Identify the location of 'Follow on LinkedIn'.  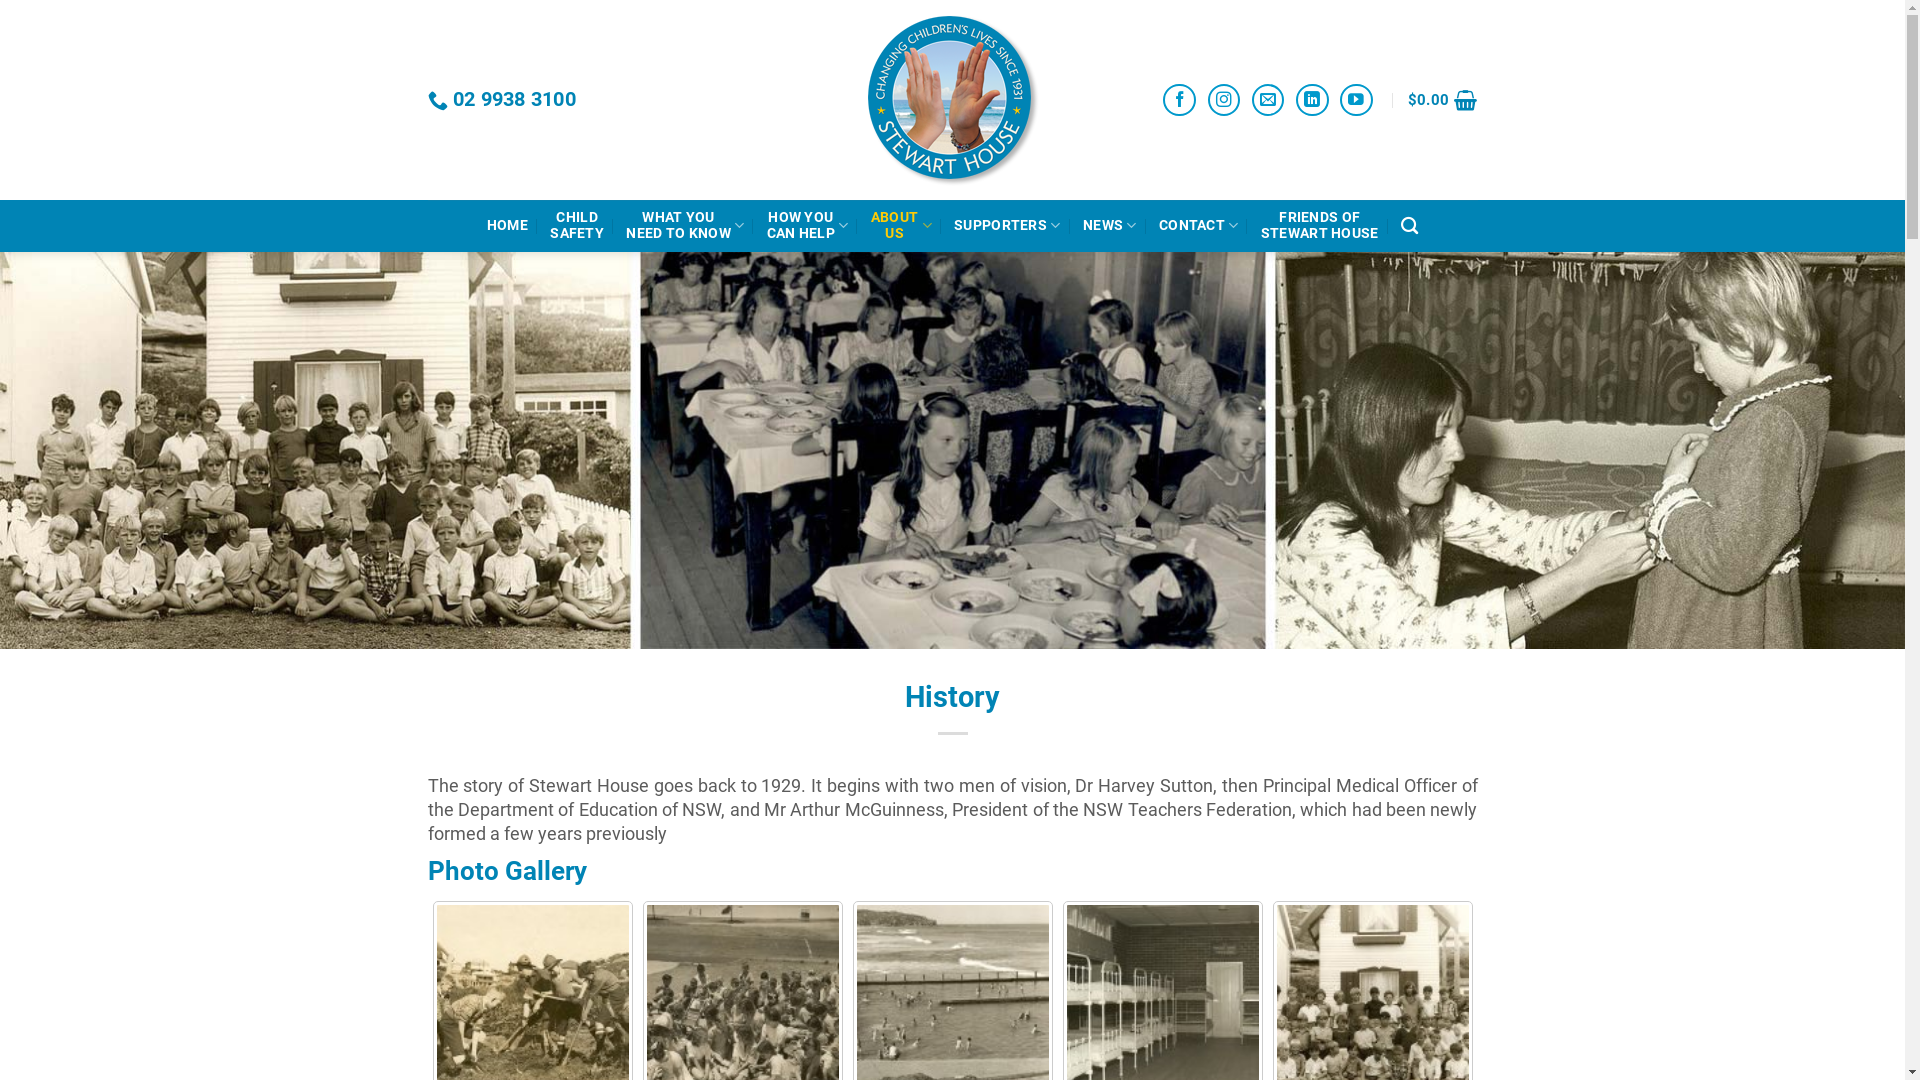
(1296, 100).